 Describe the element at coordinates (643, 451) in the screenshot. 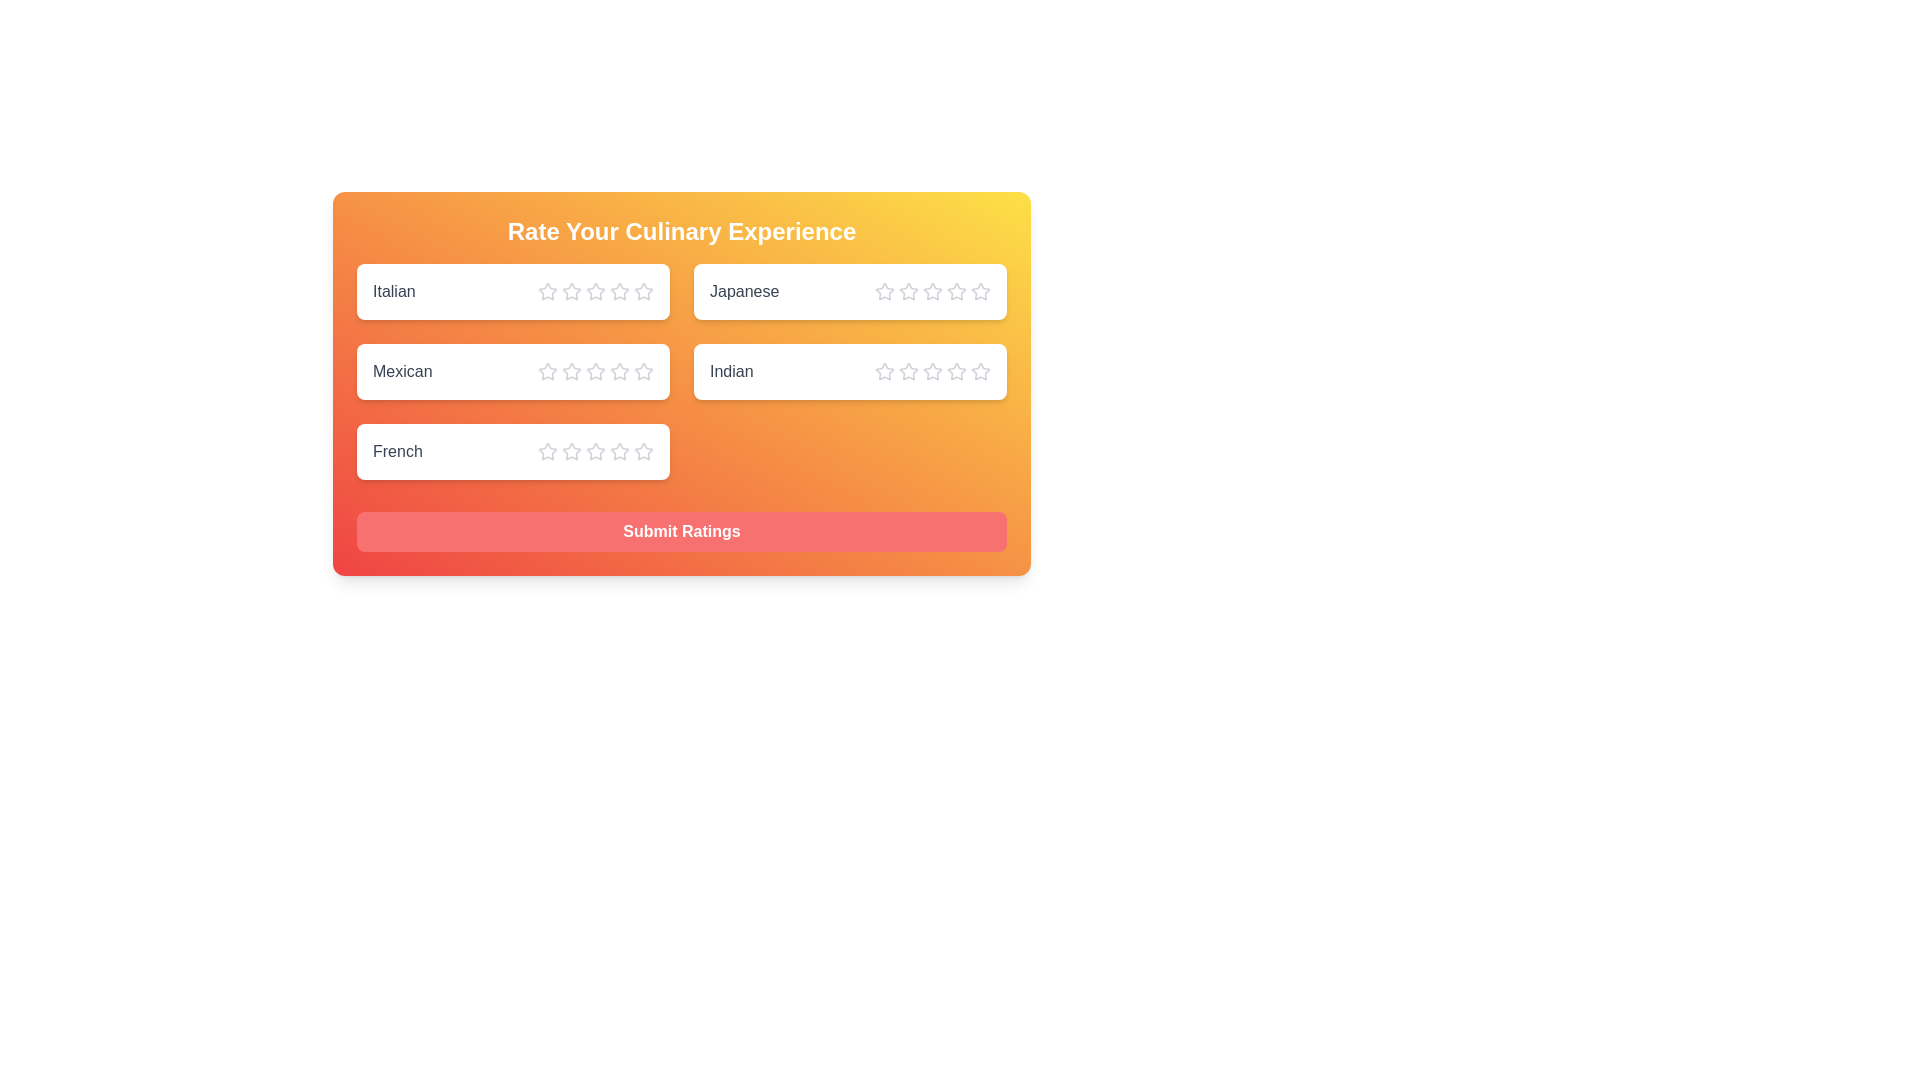

I see `the star corresponding to the rating 5 for the cuisine French` at that location.